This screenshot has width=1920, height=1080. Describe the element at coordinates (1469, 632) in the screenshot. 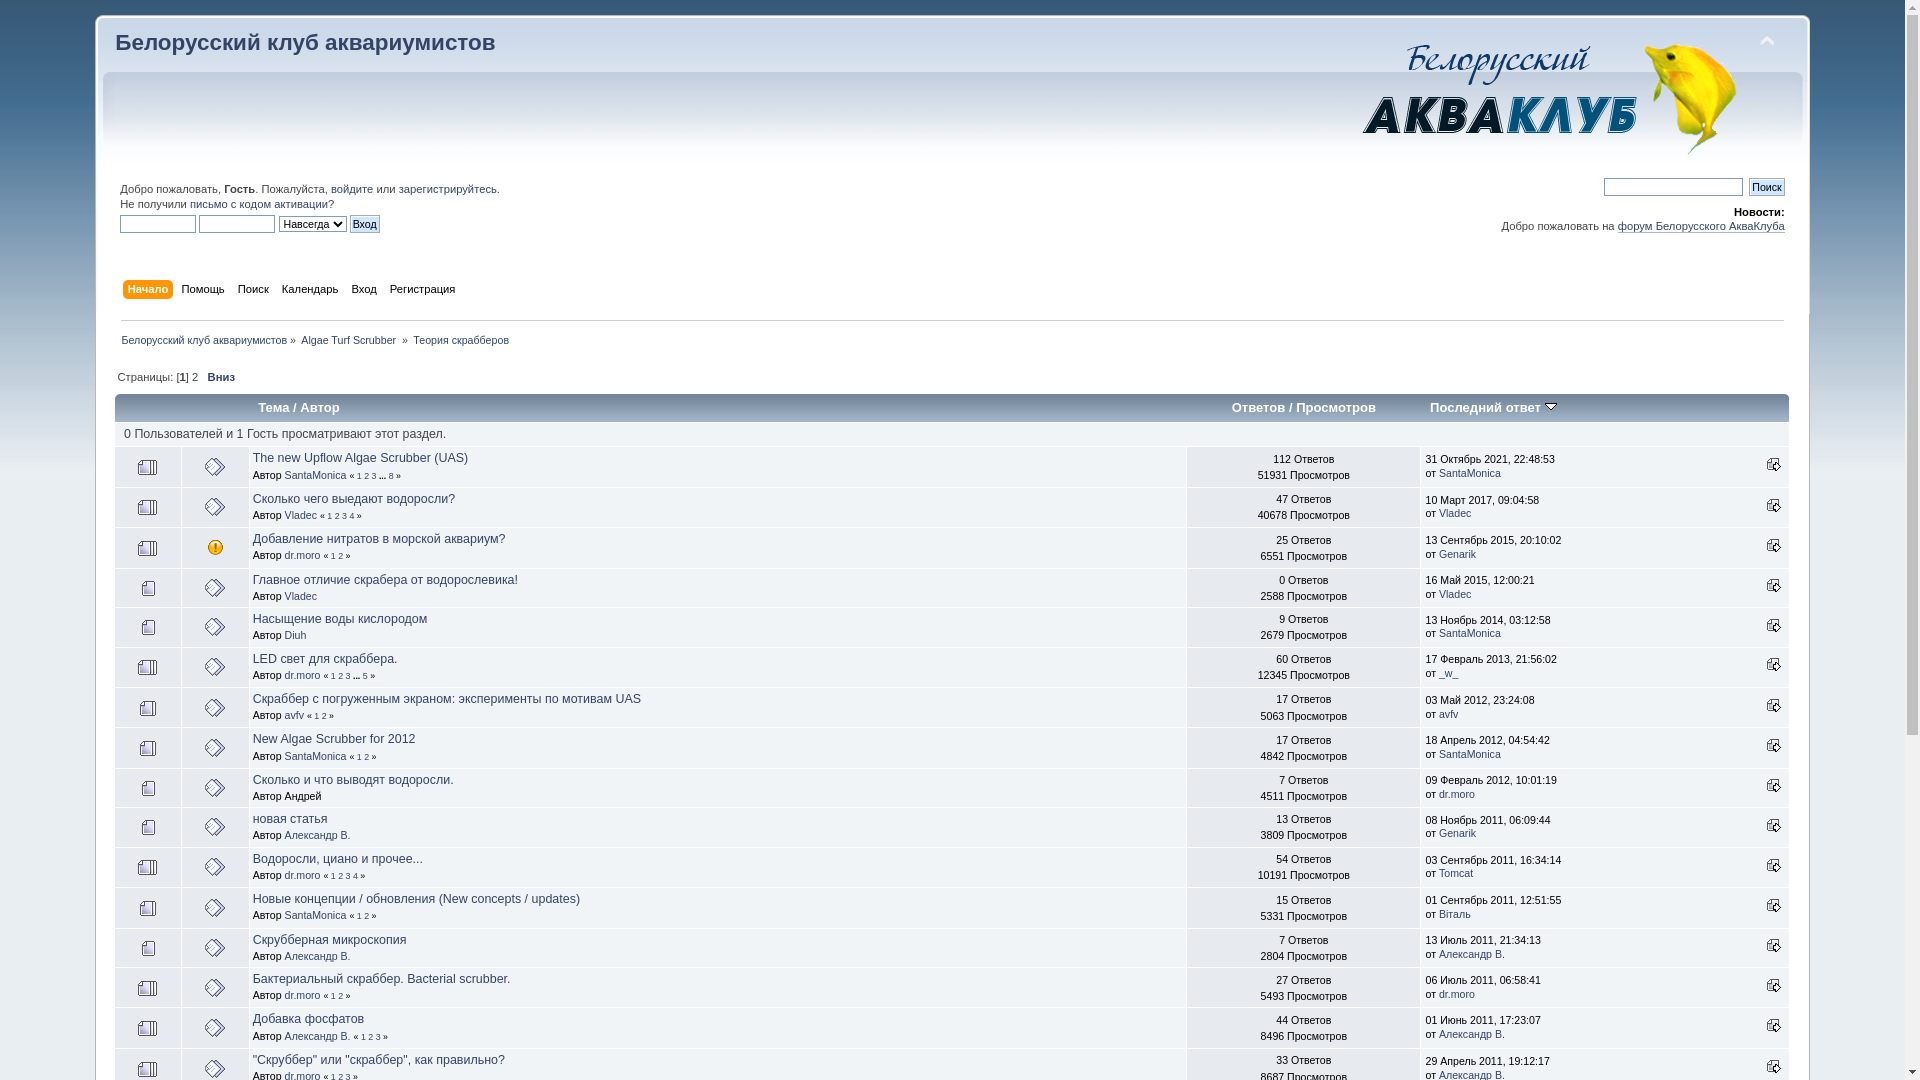

I see `'SantaMonica'` at that location.